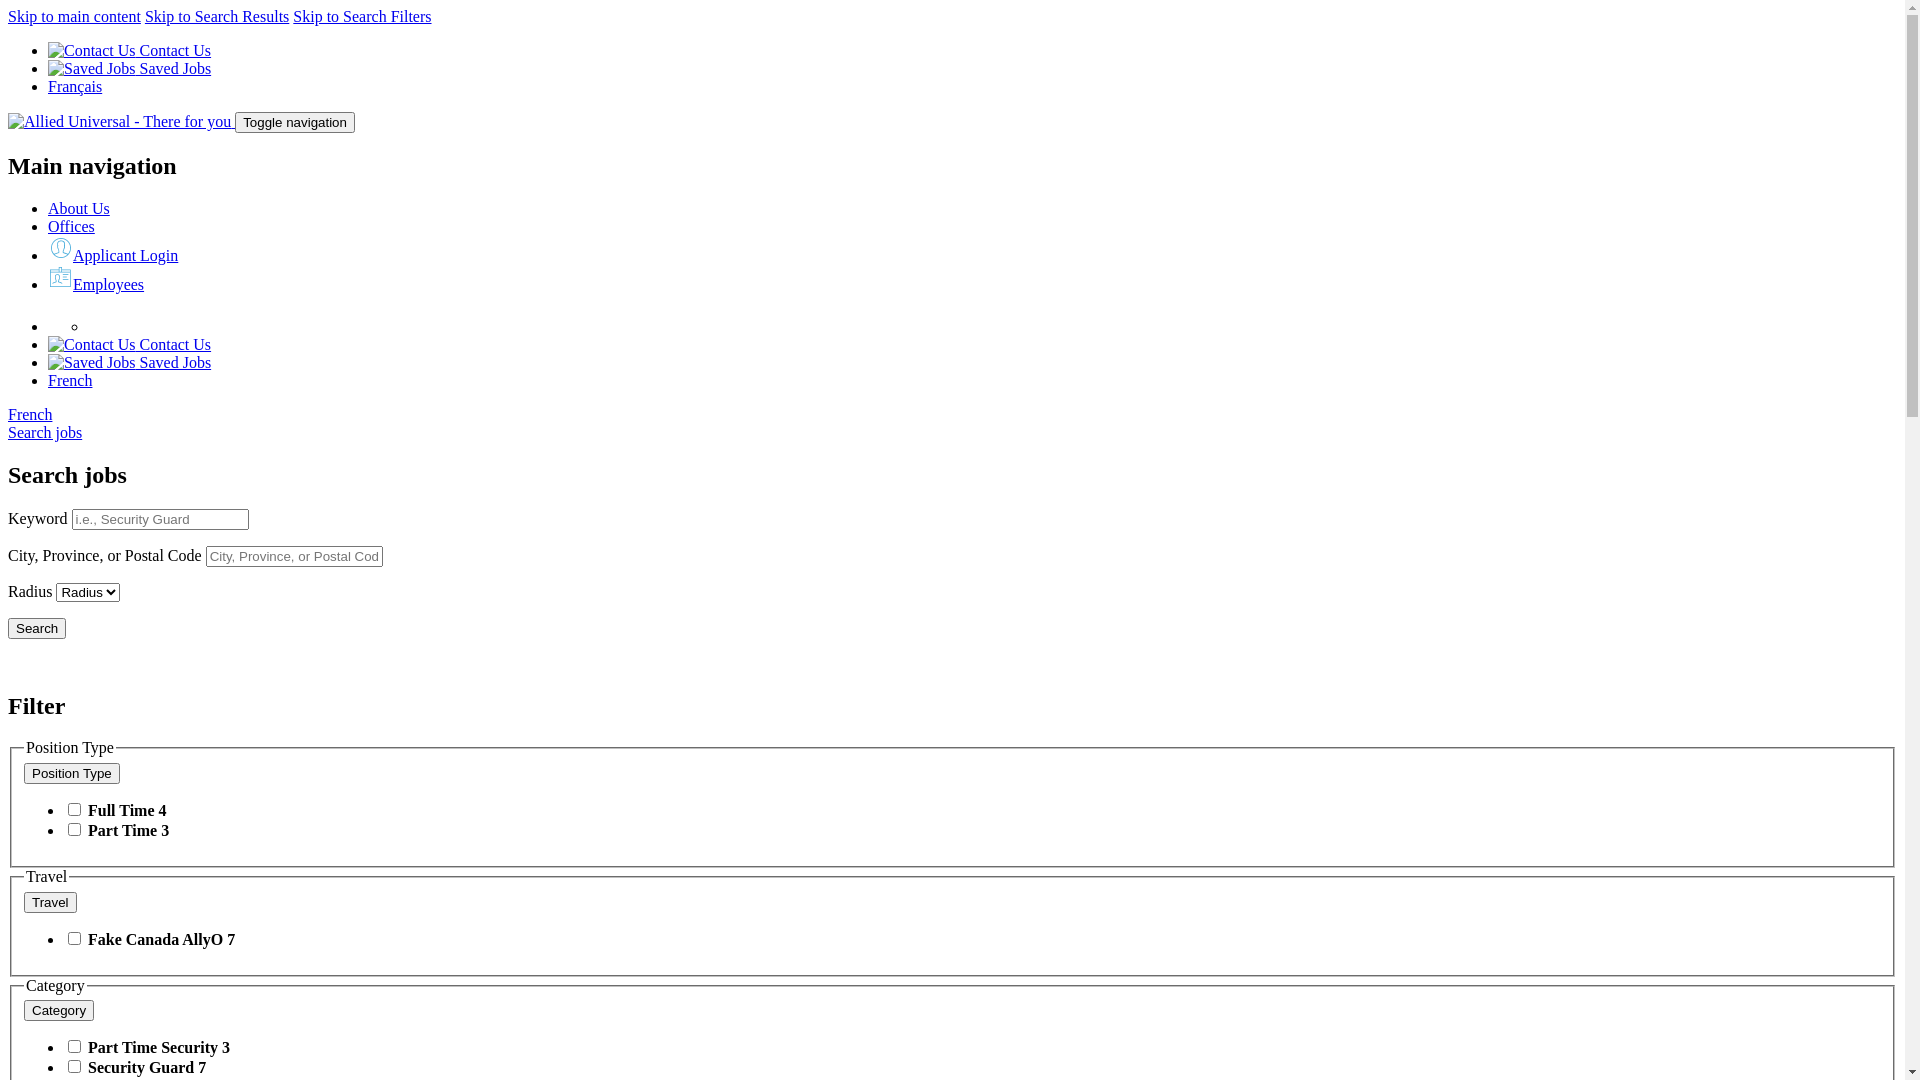  What do you see at coordinates (58, 1010) in the screenshot?
I see `'Category'` at bounding box center [58, 1010].